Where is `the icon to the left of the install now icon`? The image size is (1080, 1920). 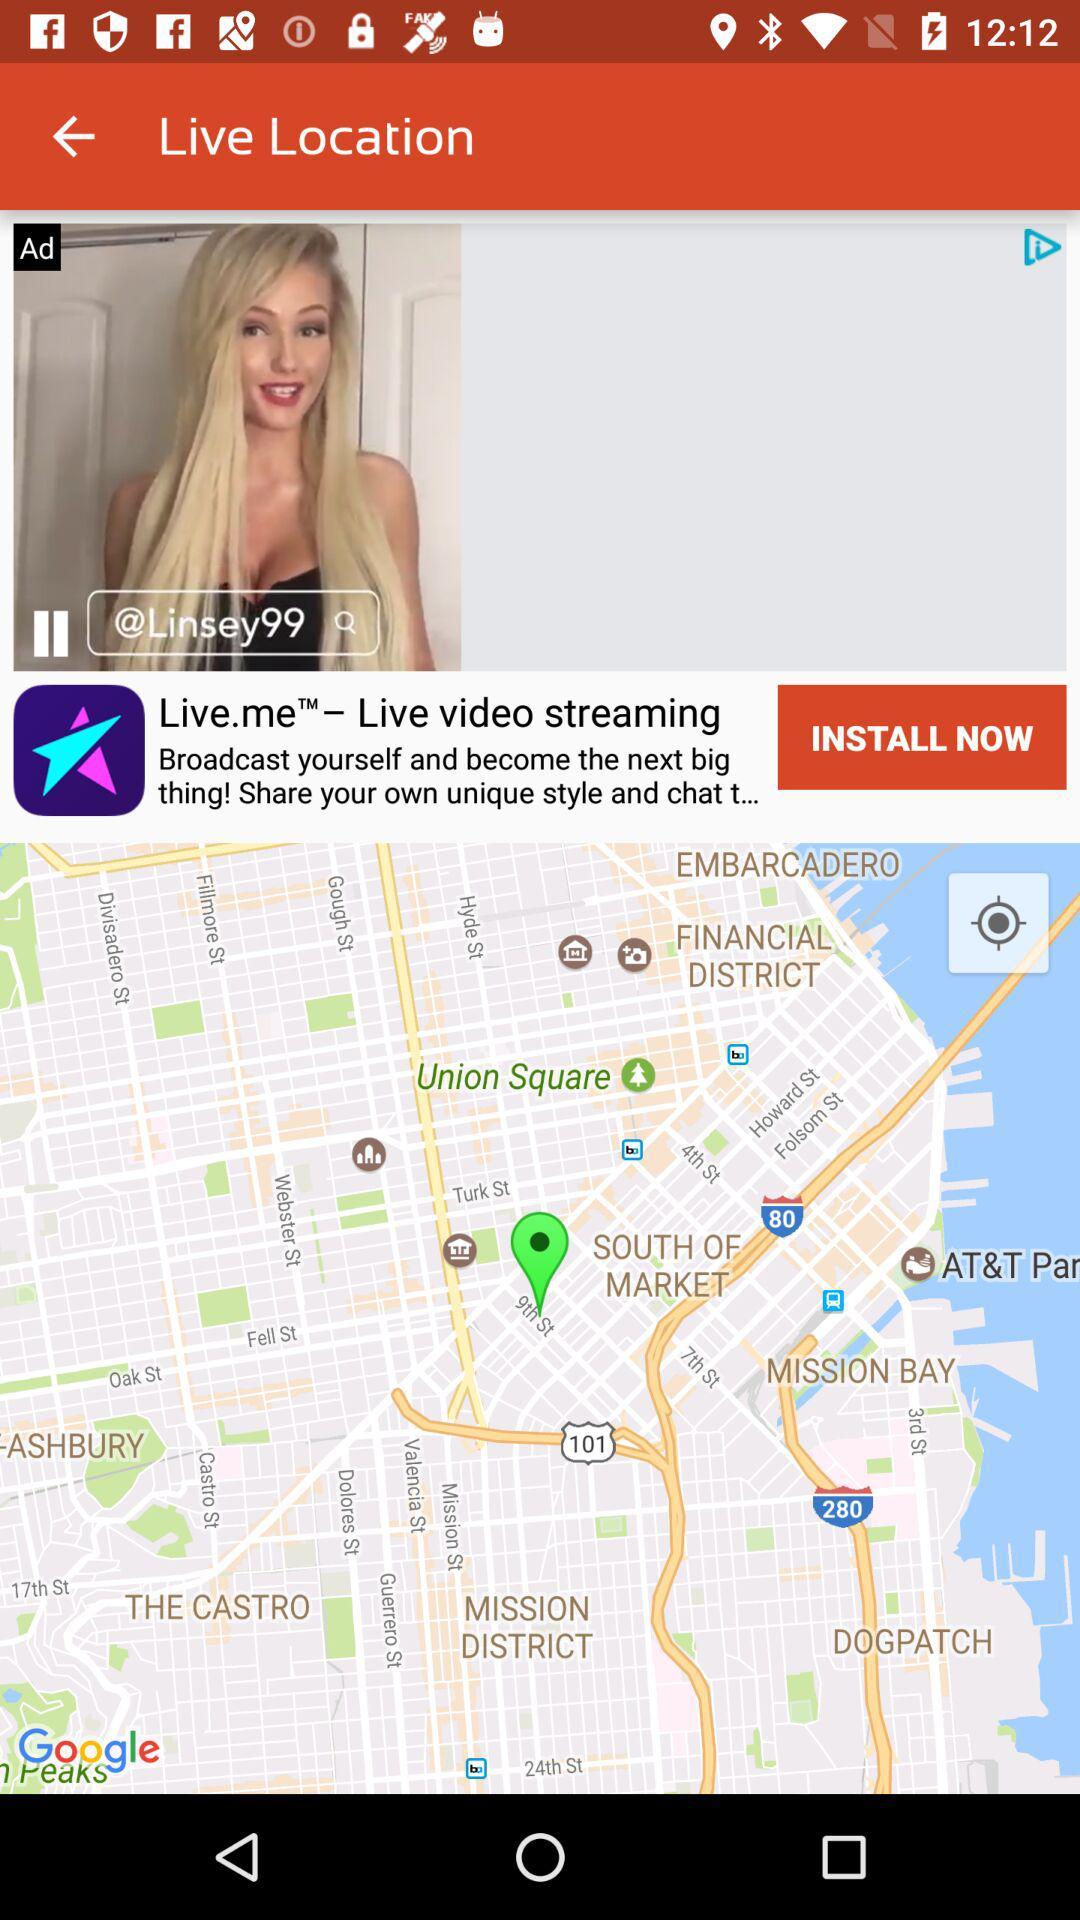 the icon to the left of the install now icon is located at coordinates (438, 711).